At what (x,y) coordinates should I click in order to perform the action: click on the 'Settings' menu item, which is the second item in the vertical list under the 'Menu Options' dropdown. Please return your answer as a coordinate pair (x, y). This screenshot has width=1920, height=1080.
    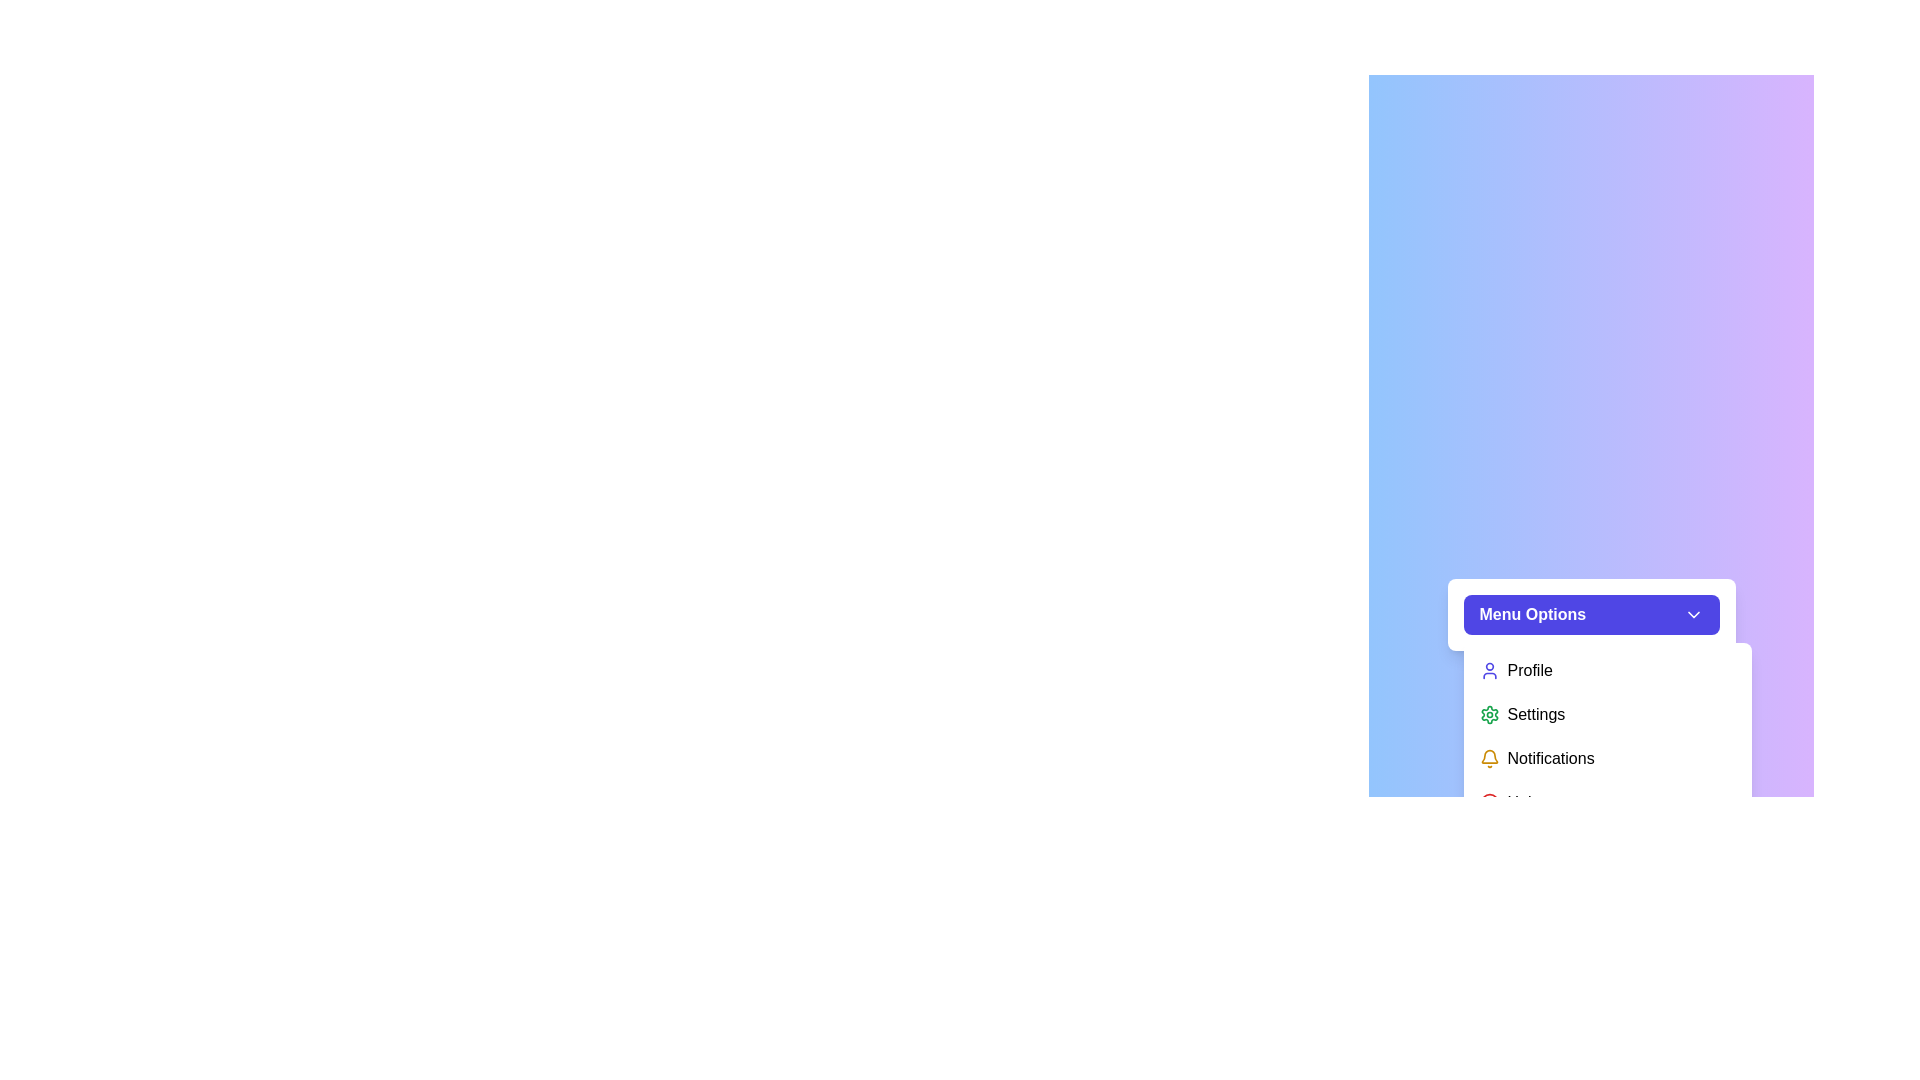
    Looking at the image, I should click on (1607, 713).